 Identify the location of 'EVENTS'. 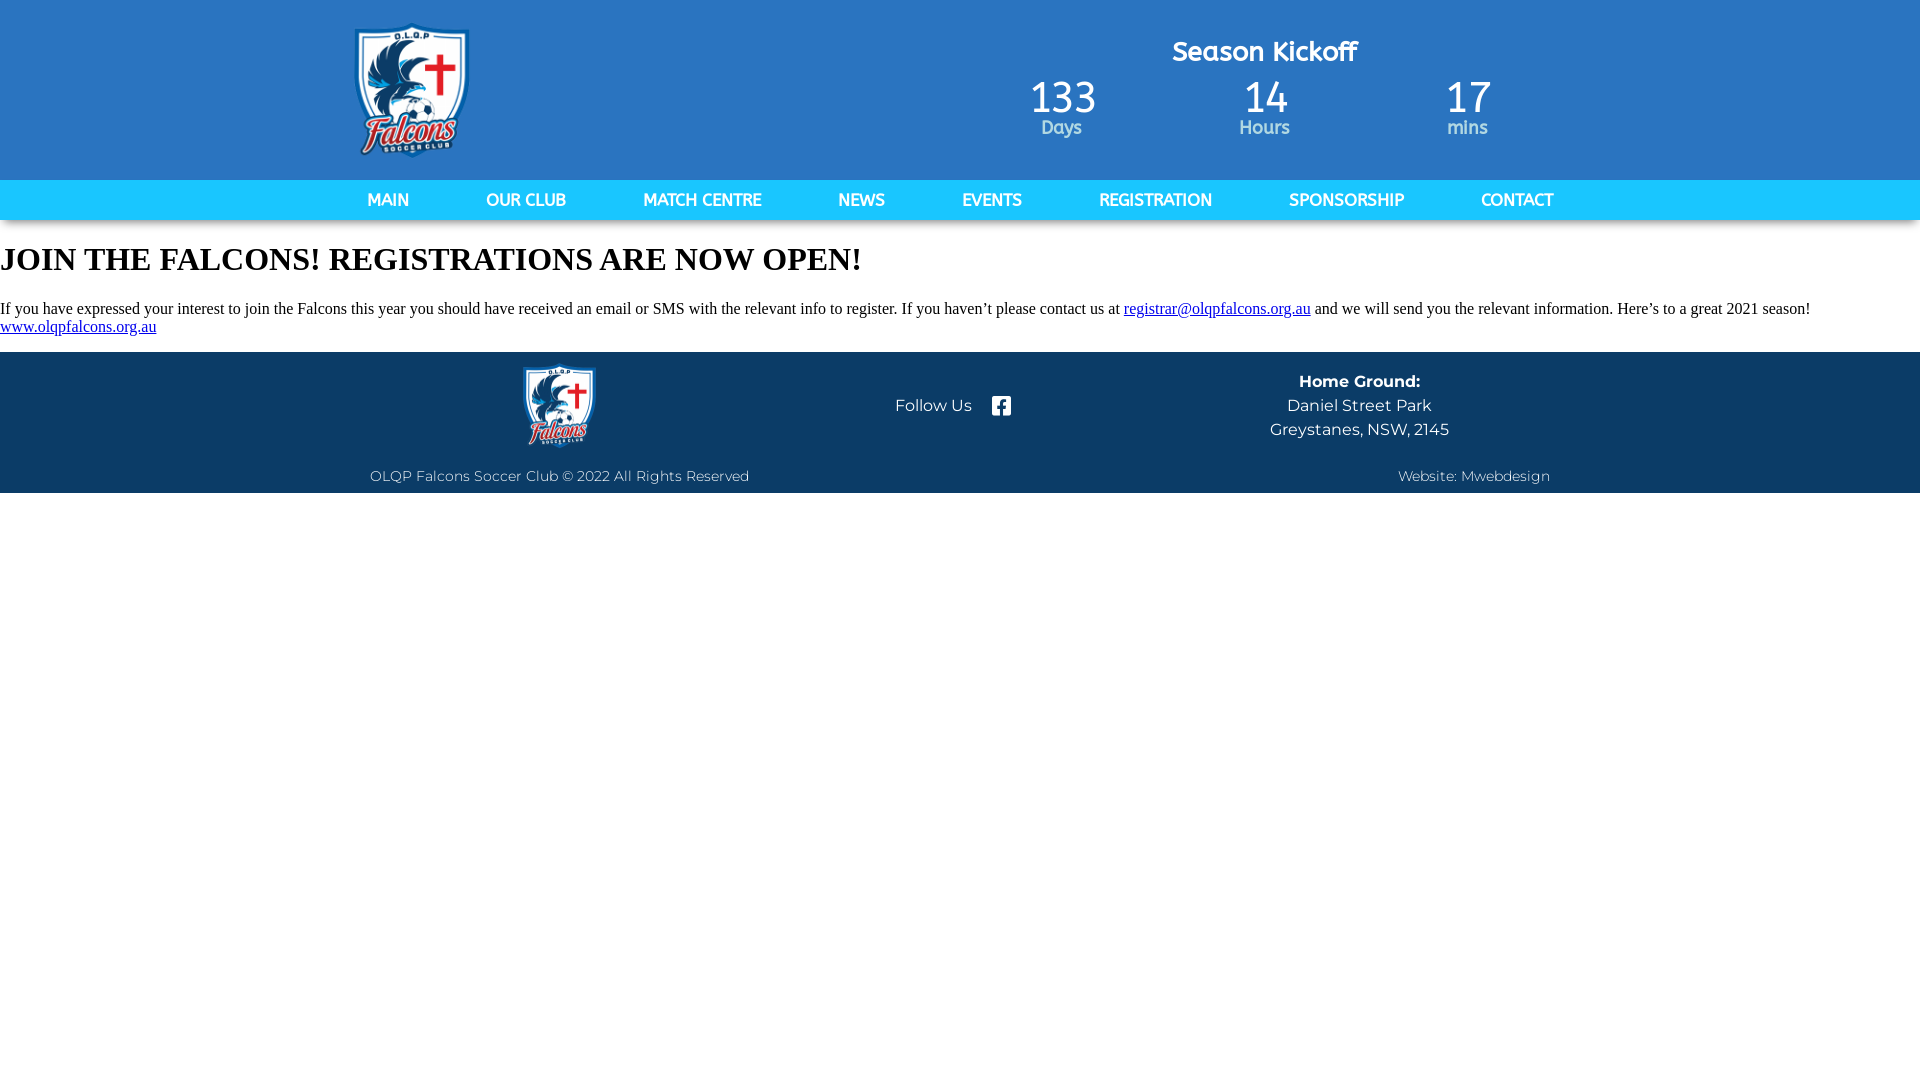
(934, 200).